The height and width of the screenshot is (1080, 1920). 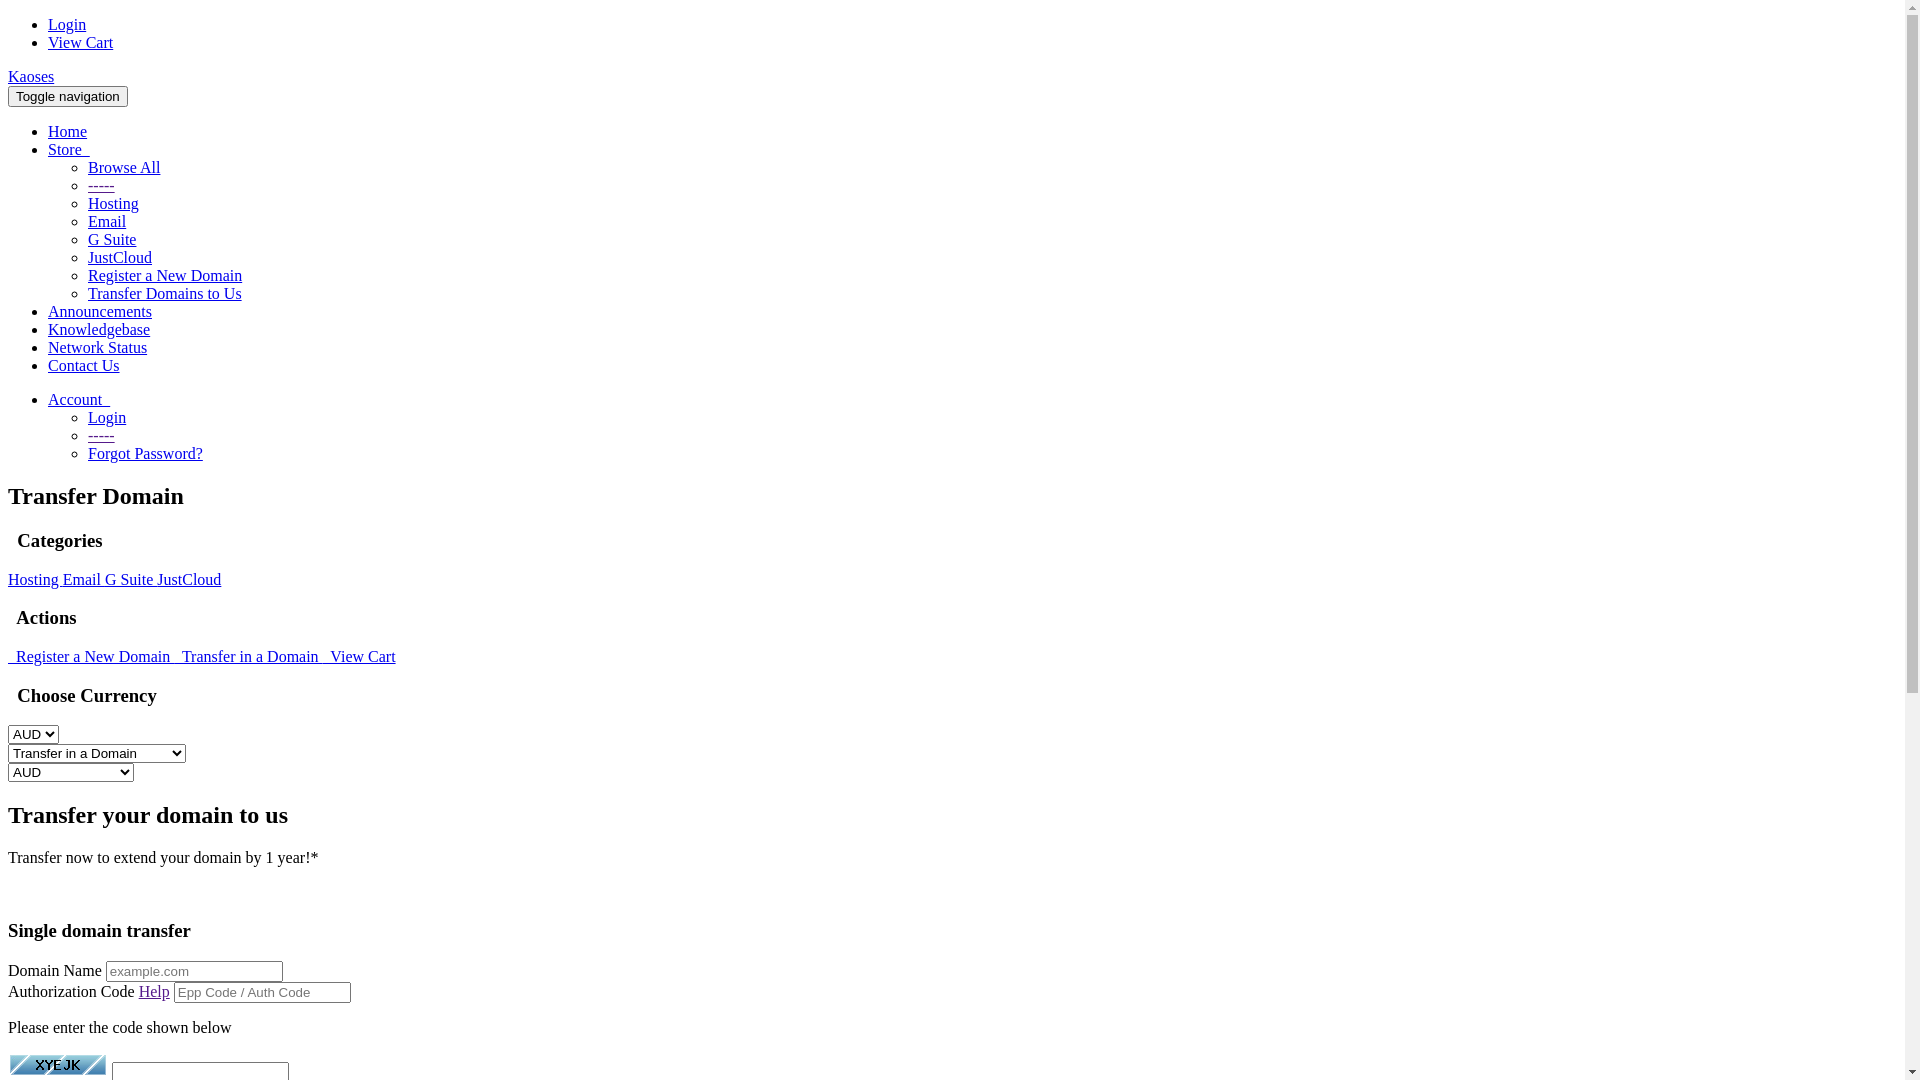 I want to click on 'Store  ', so click(x=68, y=148).